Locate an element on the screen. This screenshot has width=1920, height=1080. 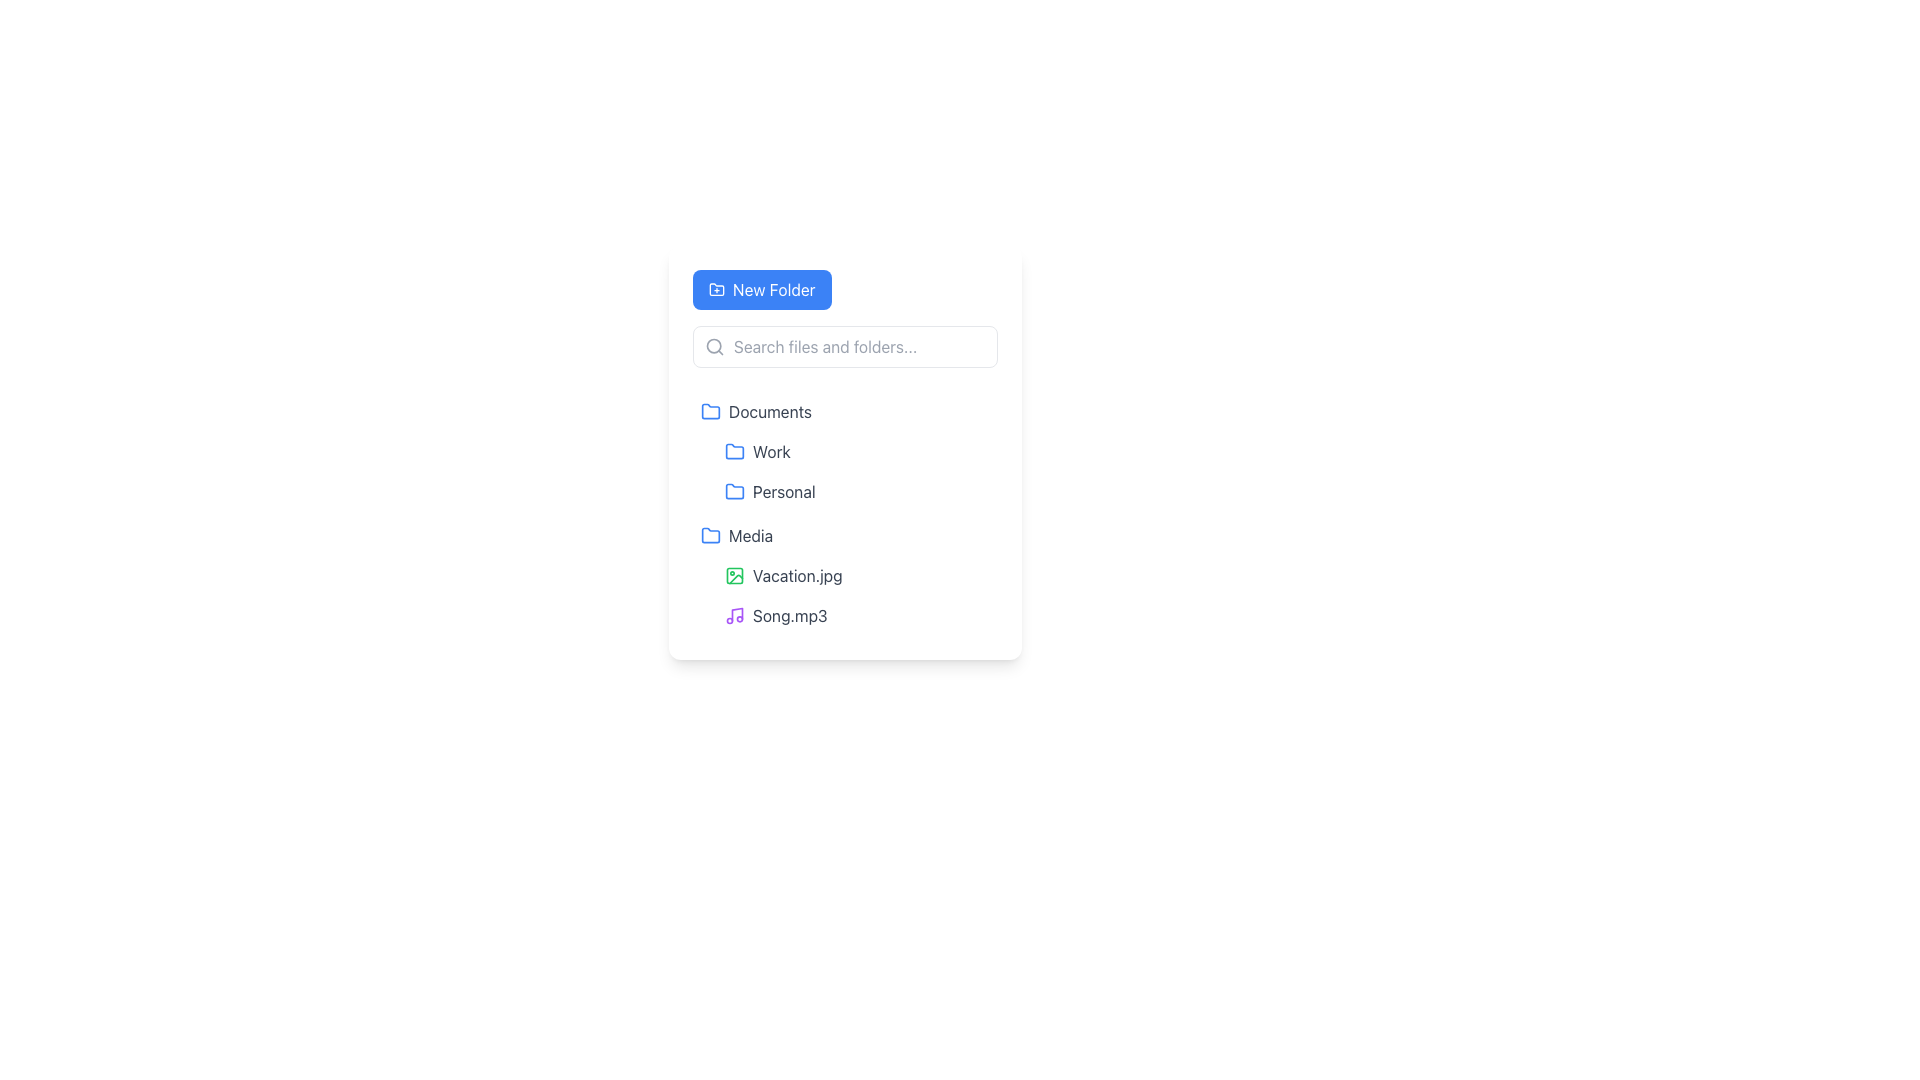
text label displaying 'Work' which is located in the second row of the folder list, next to a blue folder icon, below the 'Documents' folder is located at coordinates (770, 451).